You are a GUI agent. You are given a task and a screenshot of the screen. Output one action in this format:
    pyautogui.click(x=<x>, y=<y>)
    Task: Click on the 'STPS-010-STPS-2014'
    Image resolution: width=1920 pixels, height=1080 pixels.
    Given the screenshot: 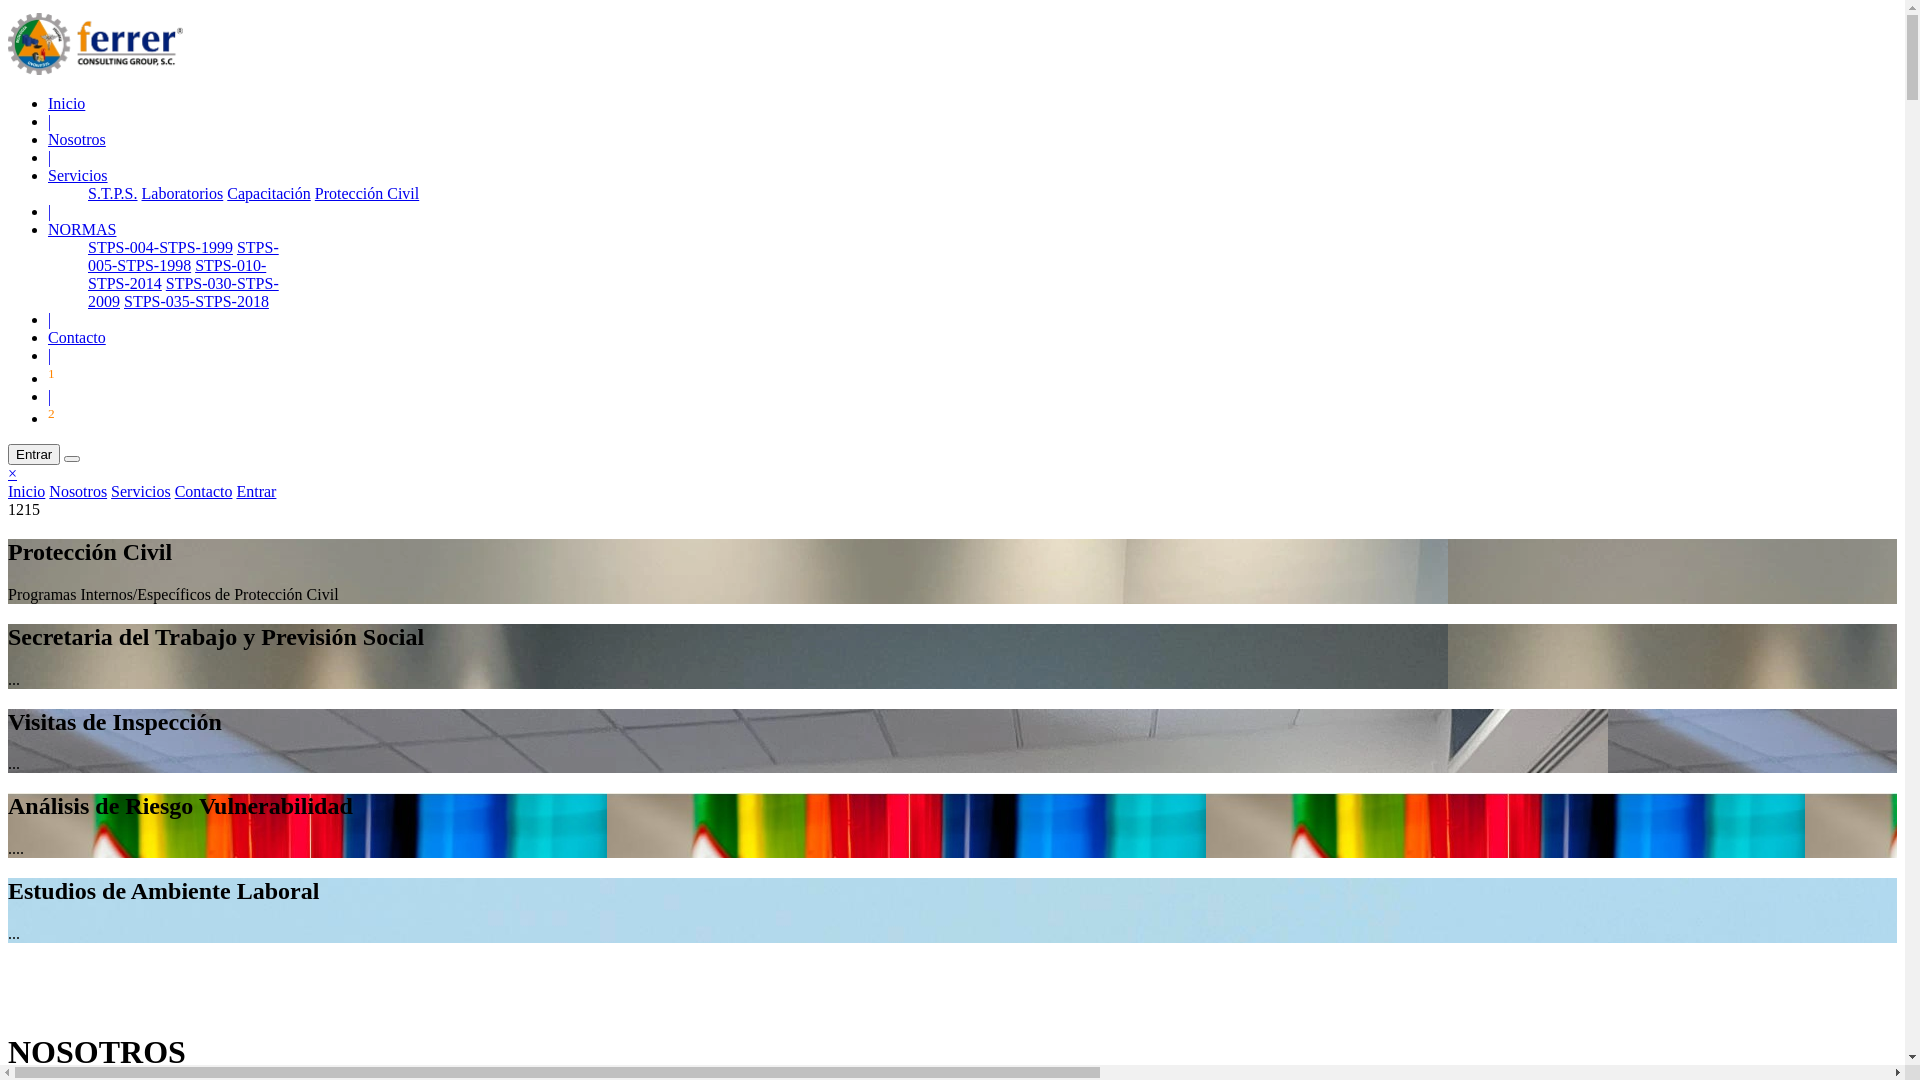 What is the action you would take?
    pyautogui.click(x=177, y=274)
    